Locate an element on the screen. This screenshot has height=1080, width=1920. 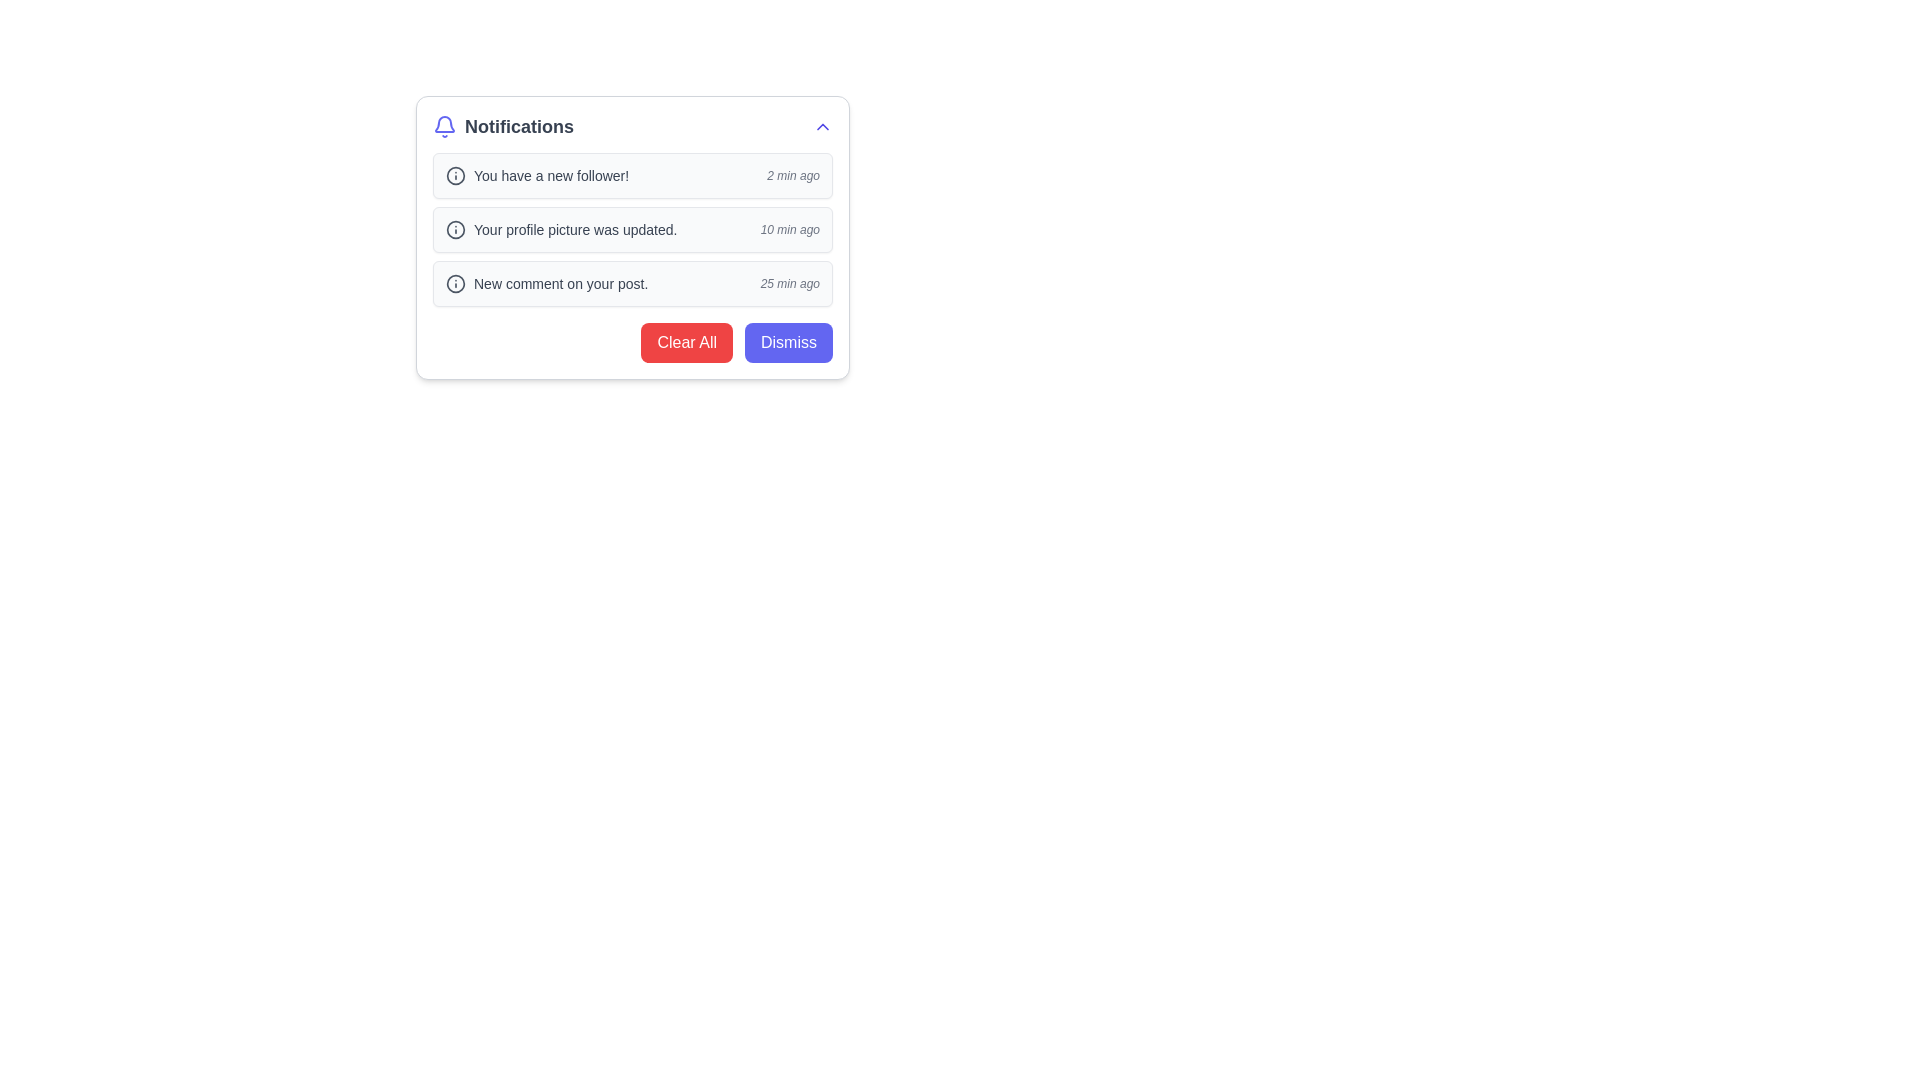
the indigo lower curve of the bell icon located to the left of the 'Notifications' text in the notification header area is located at coordinates (444, 124).